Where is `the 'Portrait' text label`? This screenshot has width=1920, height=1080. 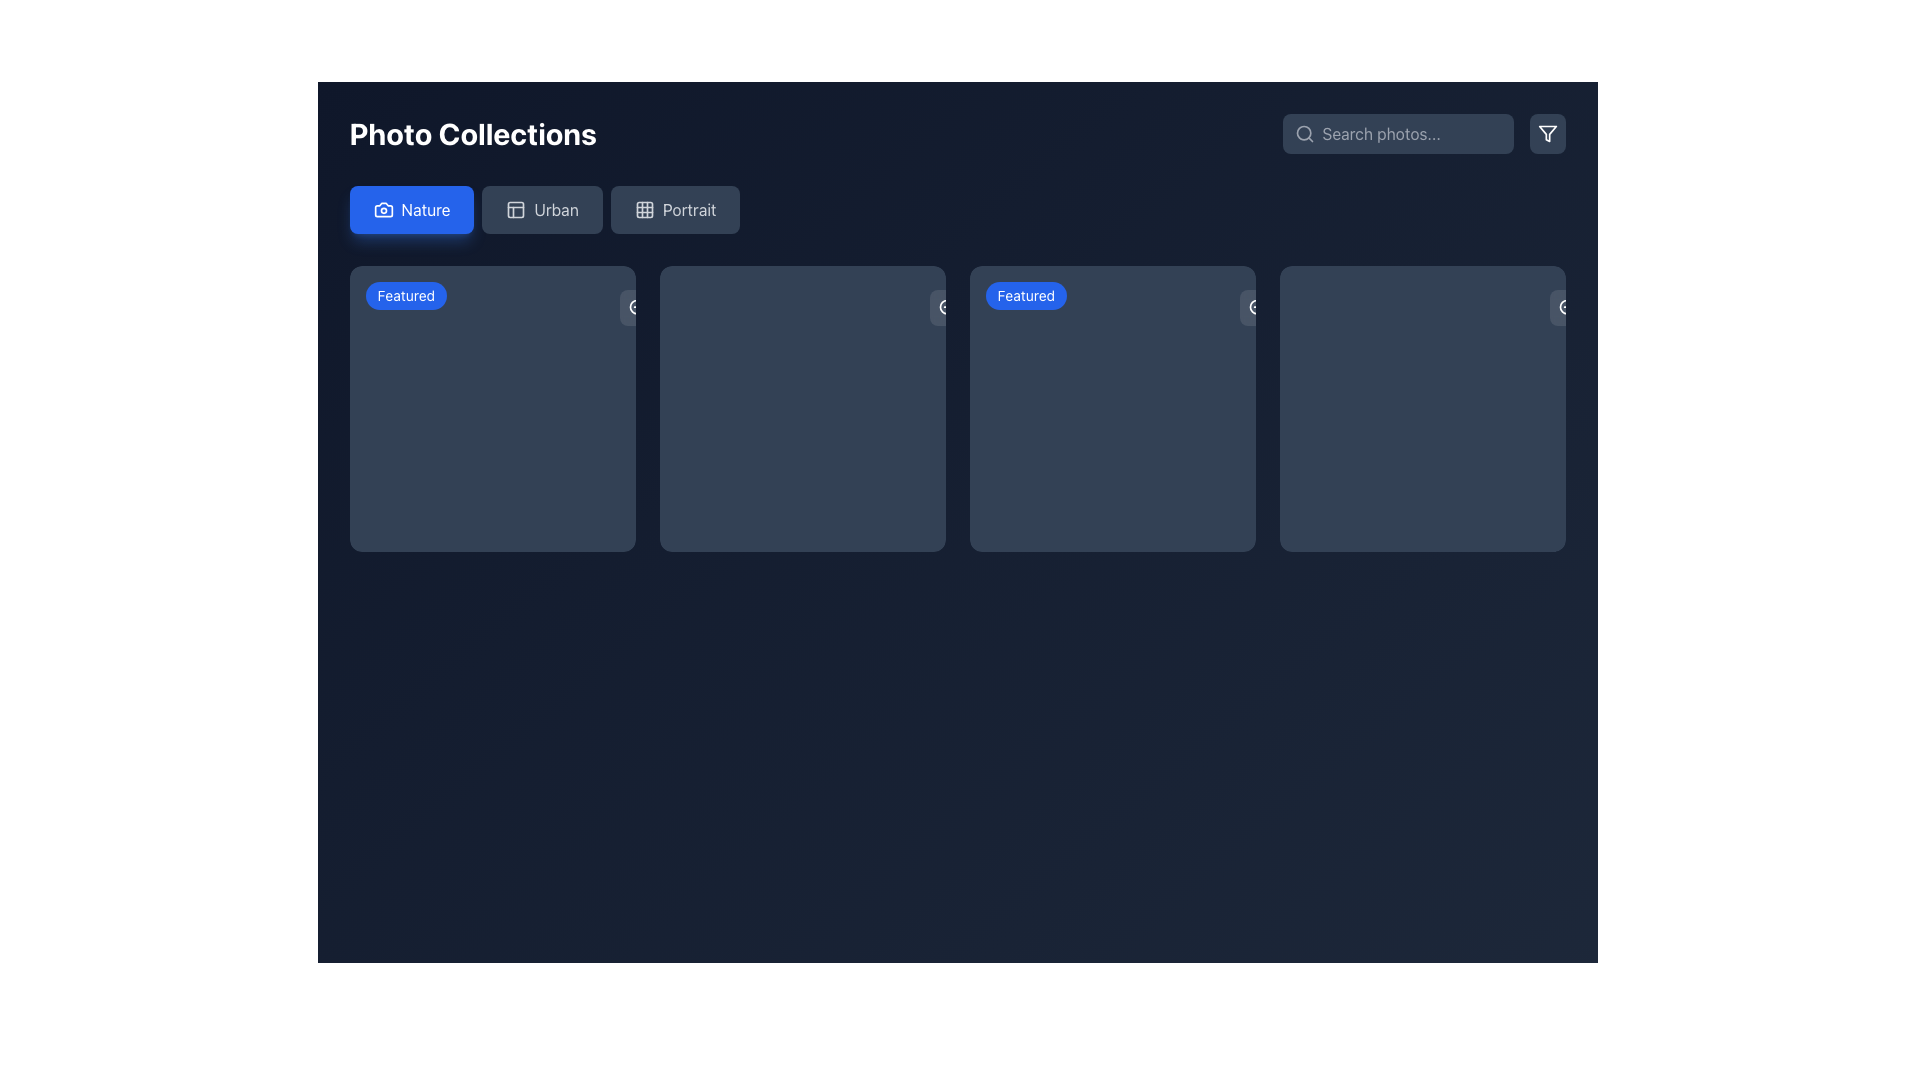
the 'Portrait' text label is located at coordinates (689, 209).